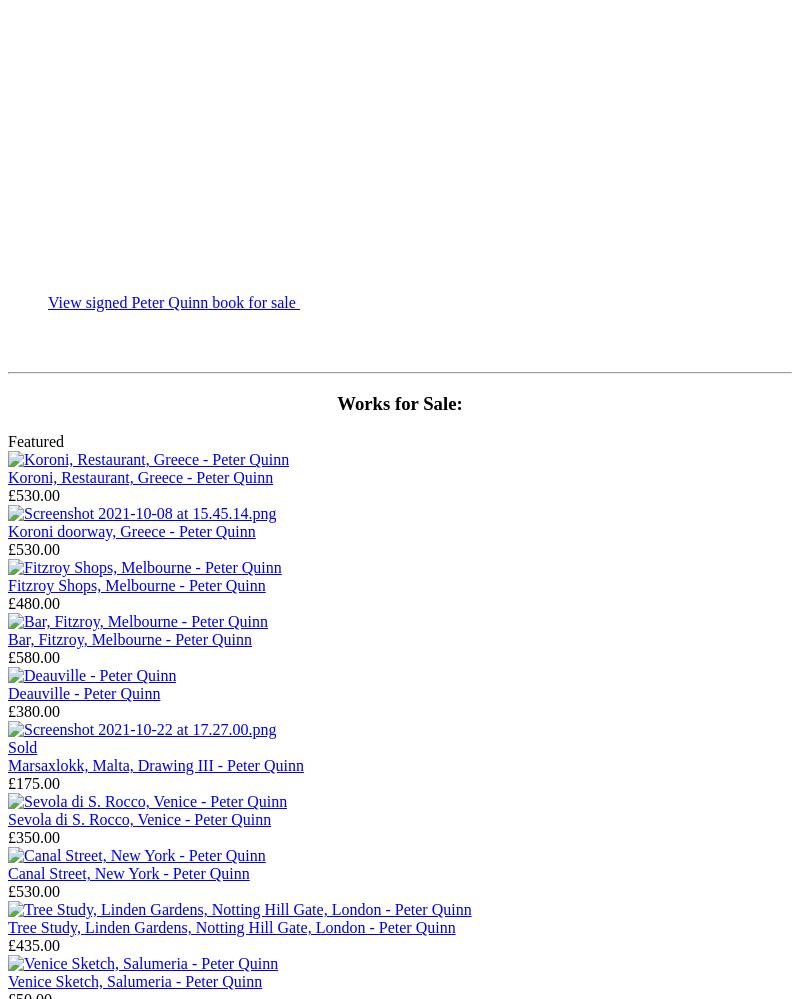  I want to click on 'Sold', so click(8, 746).